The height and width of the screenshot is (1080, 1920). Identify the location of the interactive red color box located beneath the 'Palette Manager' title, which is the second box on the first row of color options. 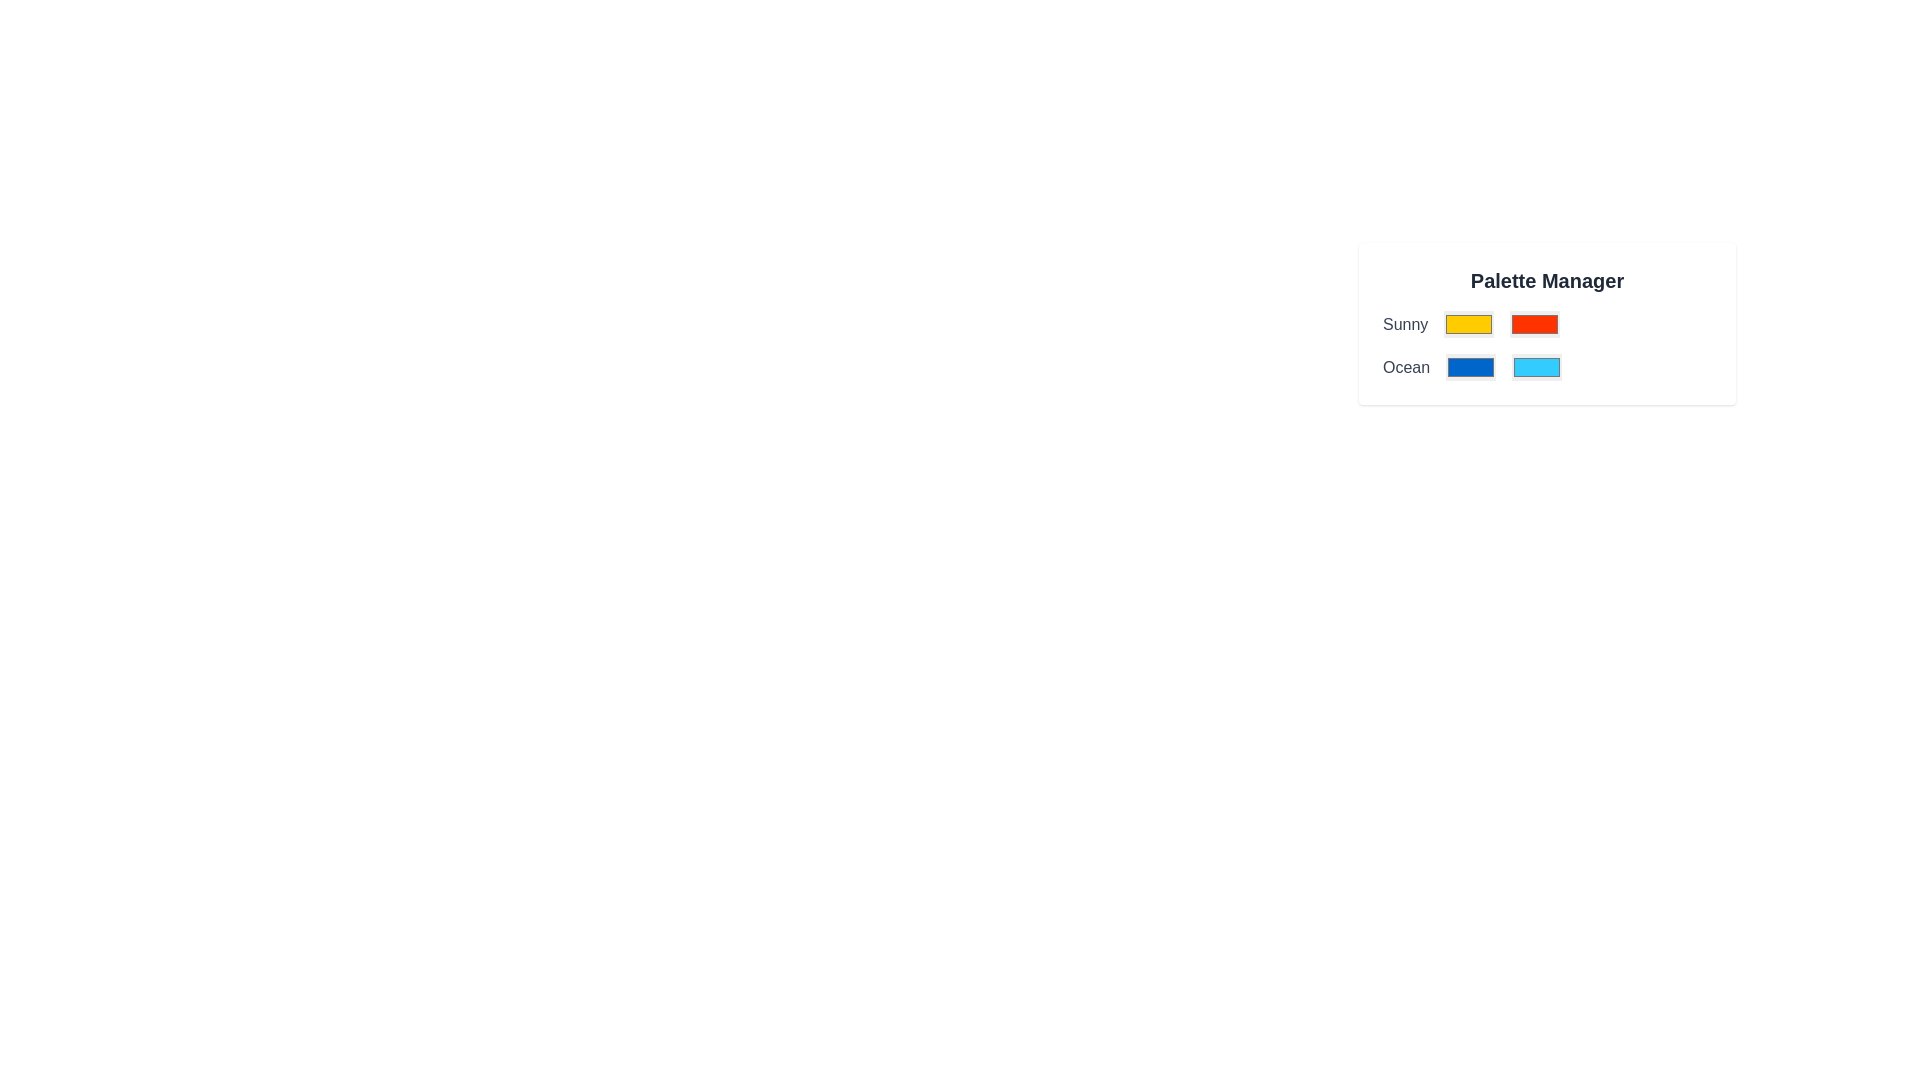
(1546, 323).